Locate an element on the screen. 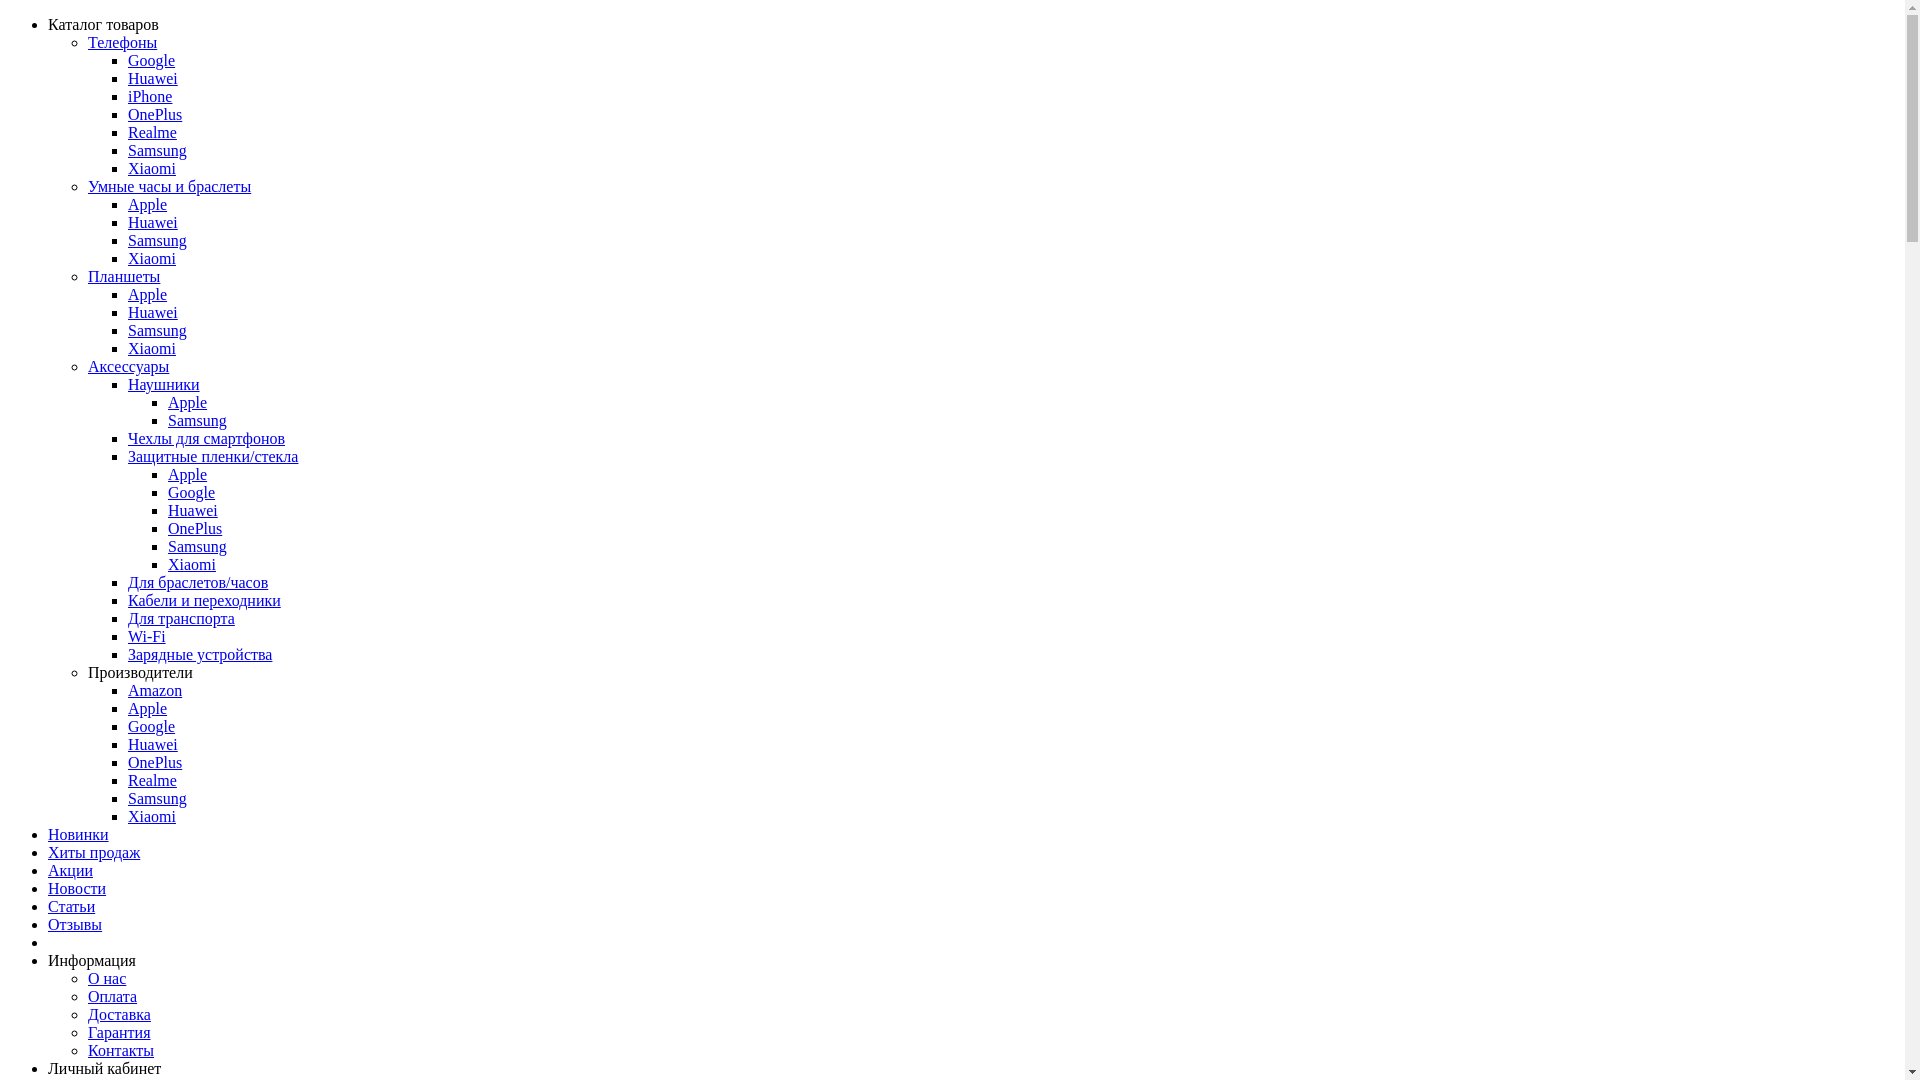 The image size is (1920, 1080). 'Samsung' is located at coordinates (197, 419).